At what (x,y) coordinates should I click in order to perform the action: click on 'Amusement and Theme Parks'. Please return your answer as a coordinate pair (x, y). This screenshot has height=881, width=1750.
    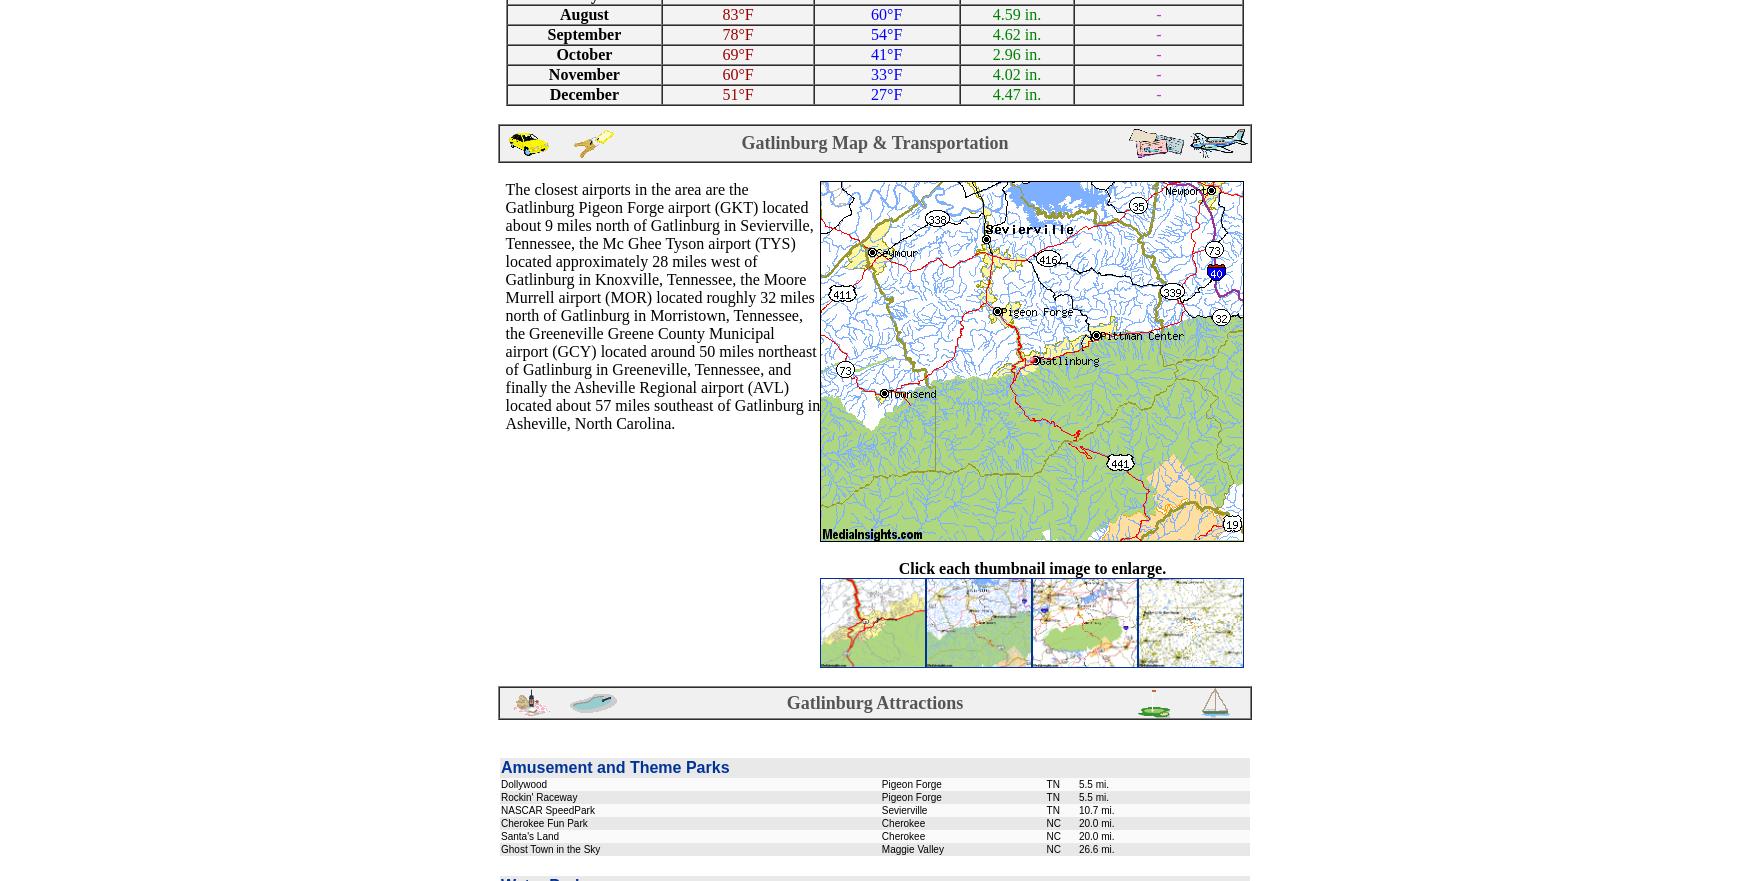
    Looking at the image, I should click on (614, 766).